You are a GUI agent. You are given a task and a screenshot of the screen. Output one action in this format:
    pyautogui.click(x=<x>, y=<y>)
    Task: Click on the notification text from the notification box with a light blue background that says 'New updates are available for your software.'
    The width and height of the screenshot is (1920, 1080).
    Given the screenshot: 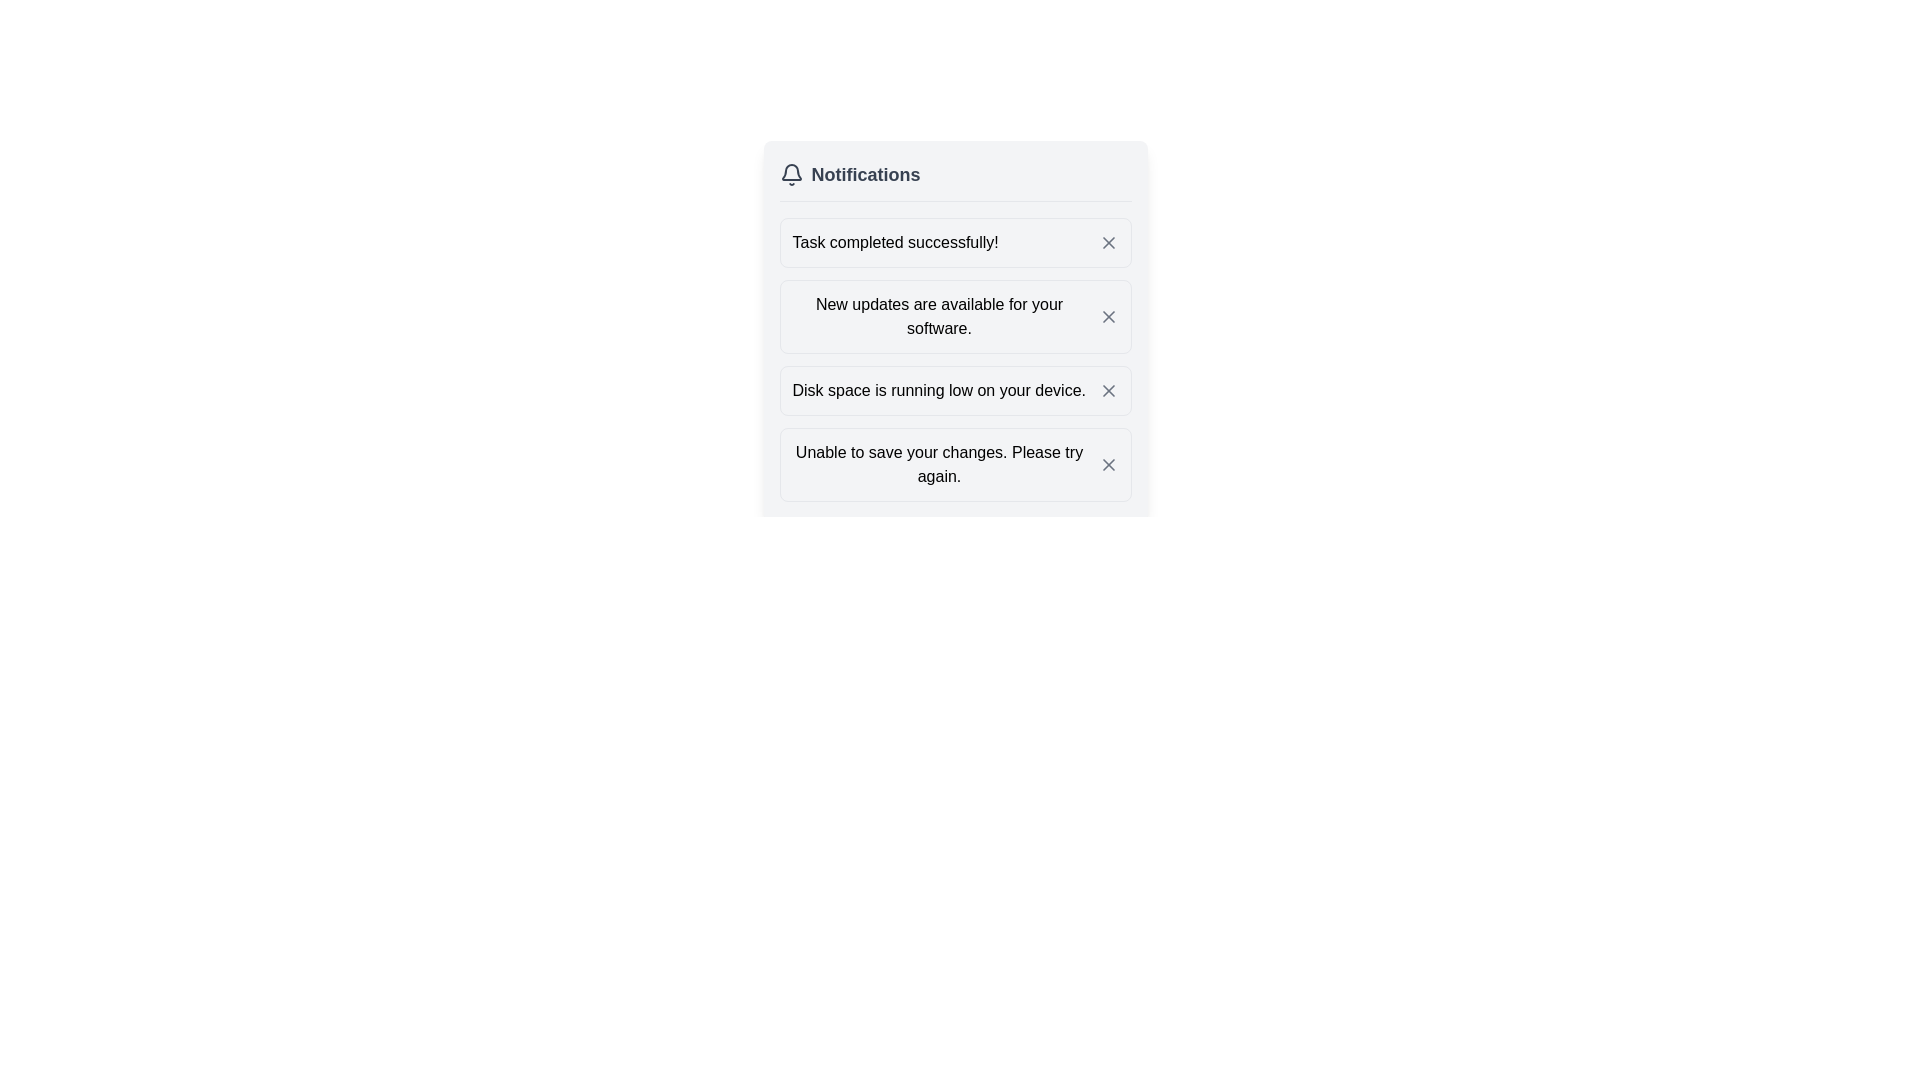 What is the action you would take?
    pyautogui.click(x=954, y=315)
    